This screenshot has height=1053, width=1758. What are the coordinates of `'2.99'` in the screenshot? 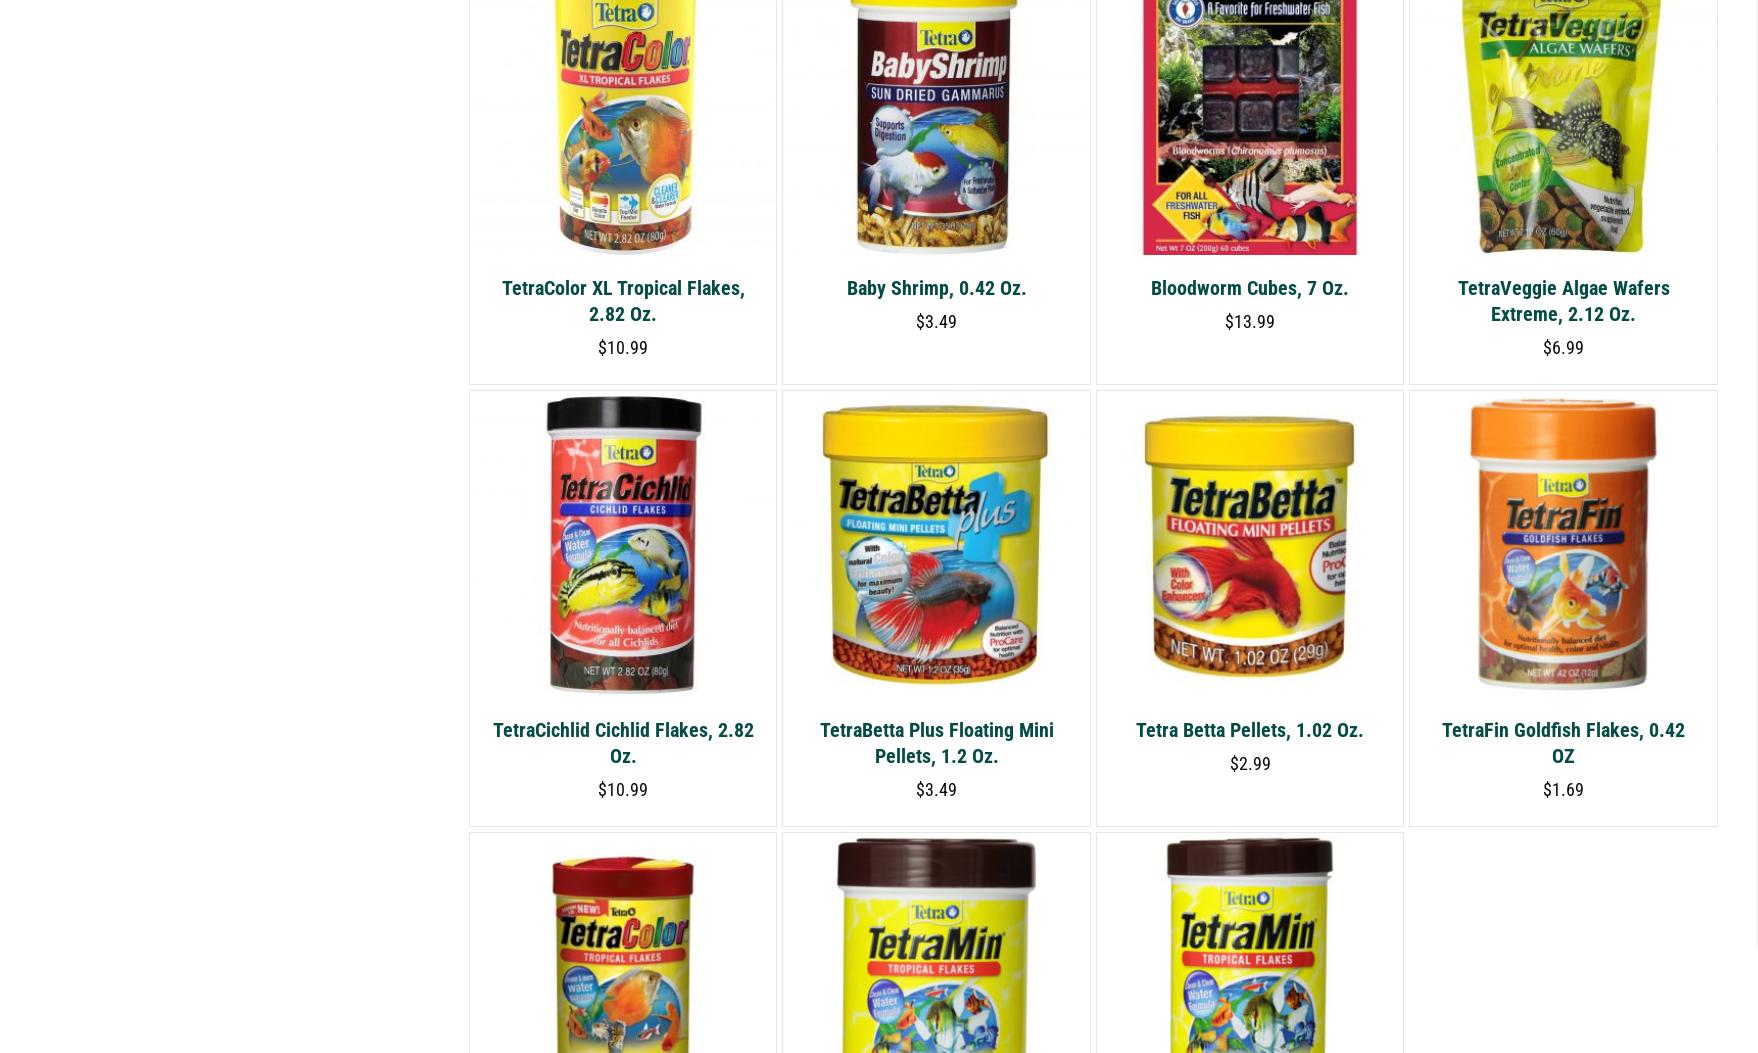 It's located at (1253, 762).